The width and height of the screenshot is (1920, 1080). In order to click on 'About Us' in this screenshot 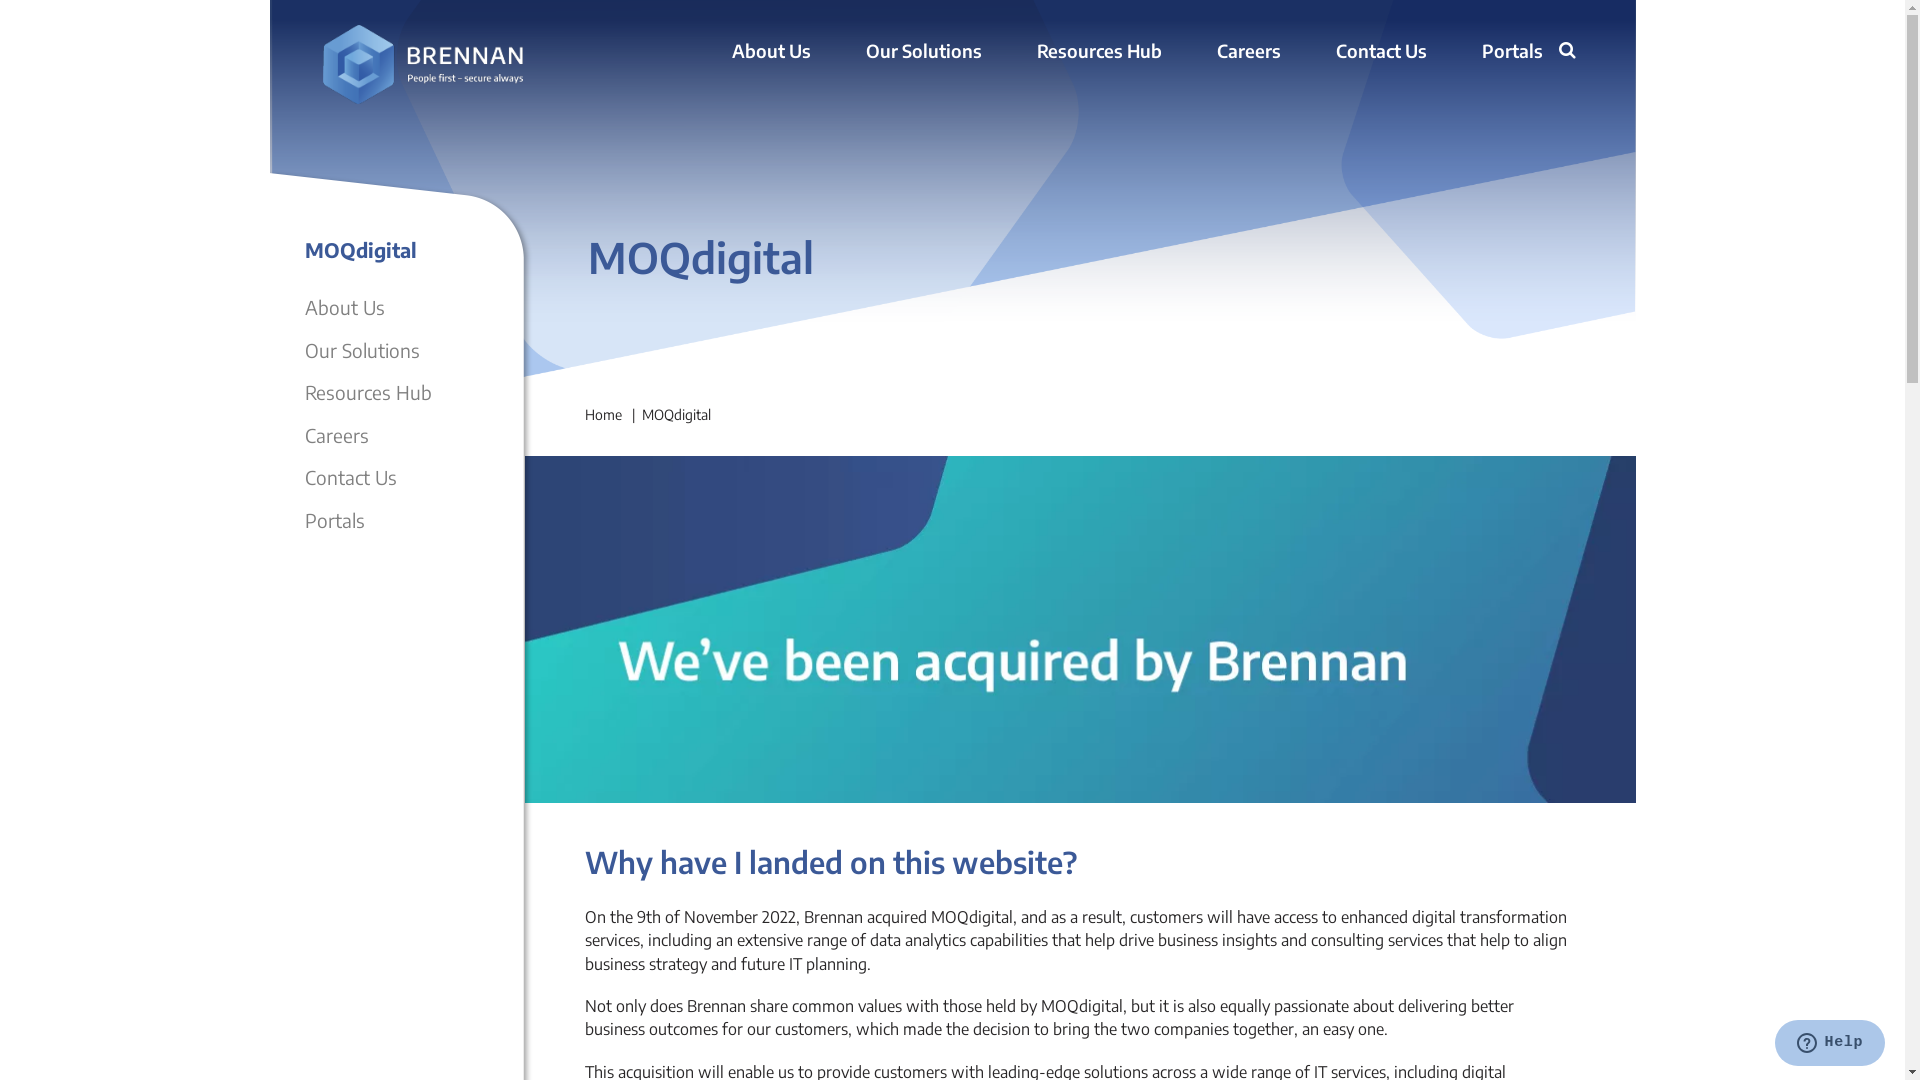, I will do `click(770, 51)`.